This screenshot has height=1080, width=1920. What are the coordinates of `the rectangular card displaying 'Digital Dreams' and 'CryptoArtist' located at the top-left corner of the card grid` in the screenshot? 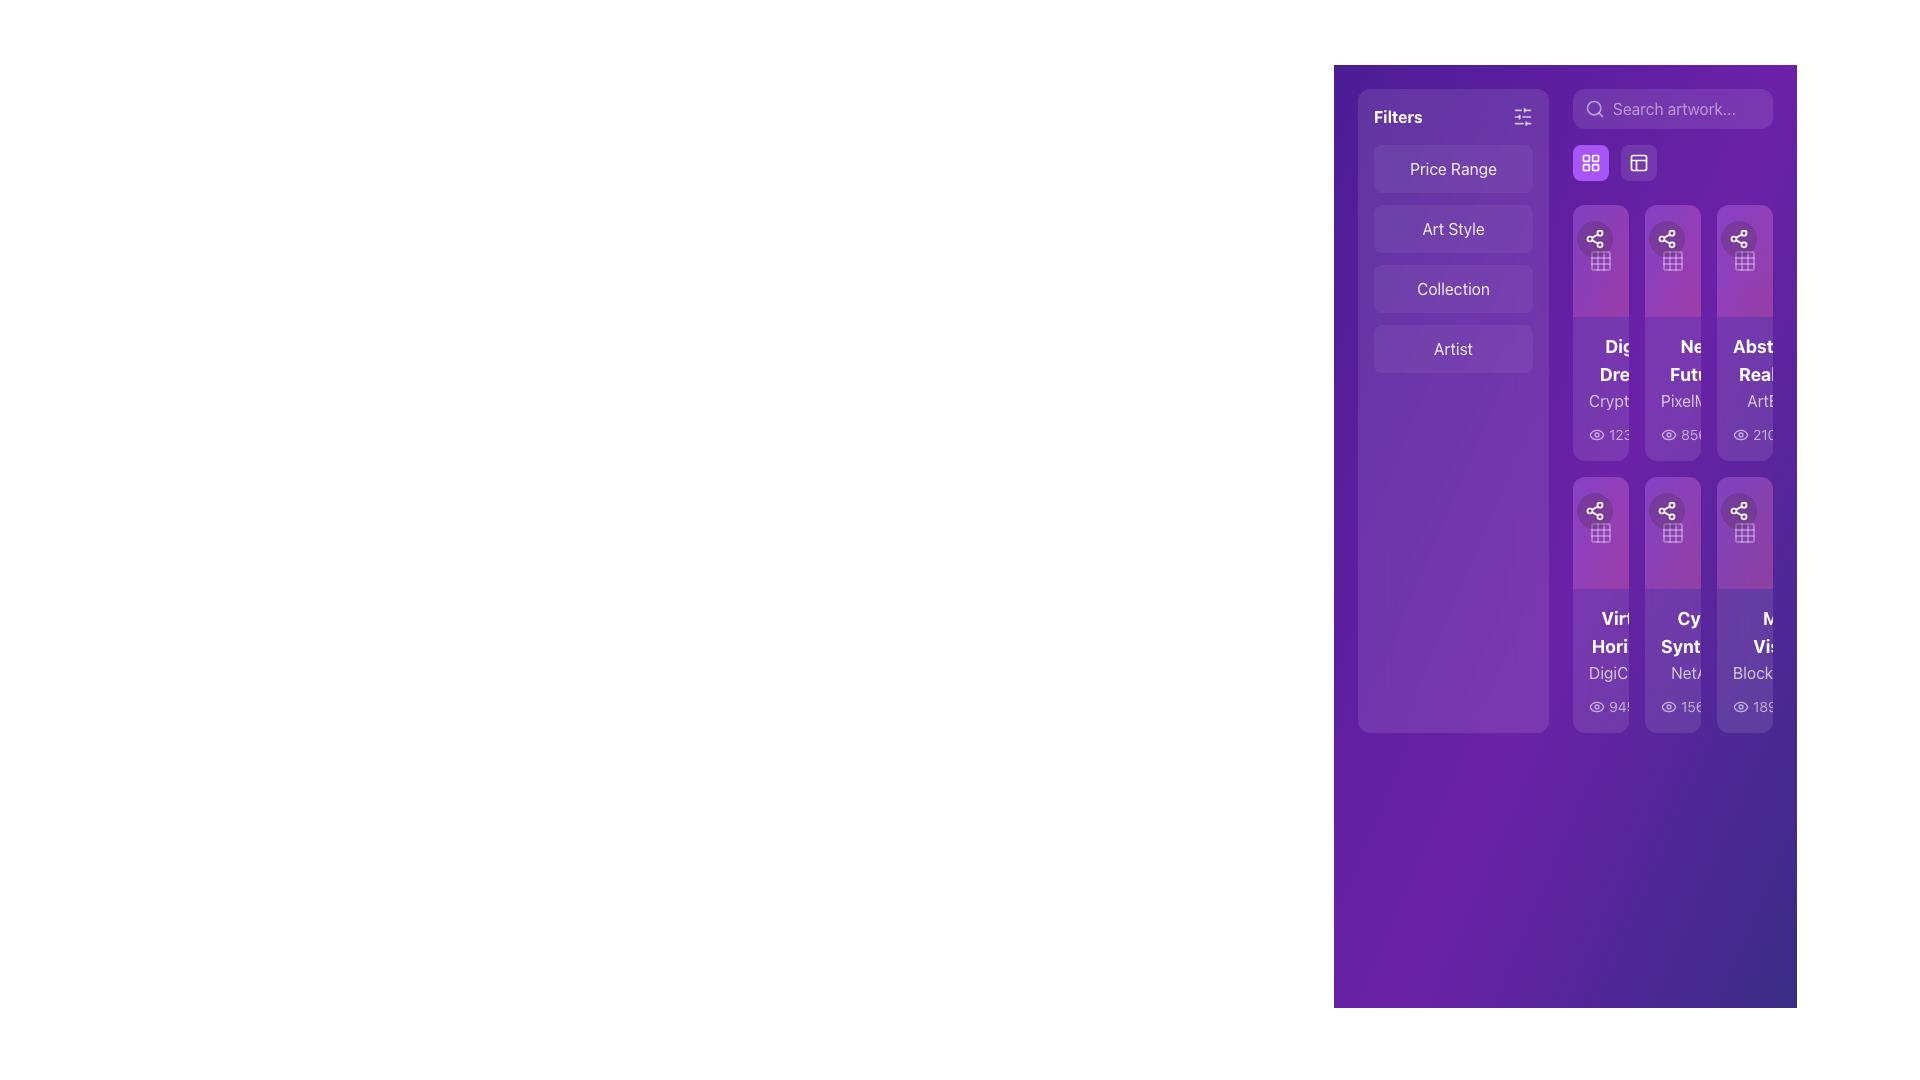 It's located at (1601, 389).